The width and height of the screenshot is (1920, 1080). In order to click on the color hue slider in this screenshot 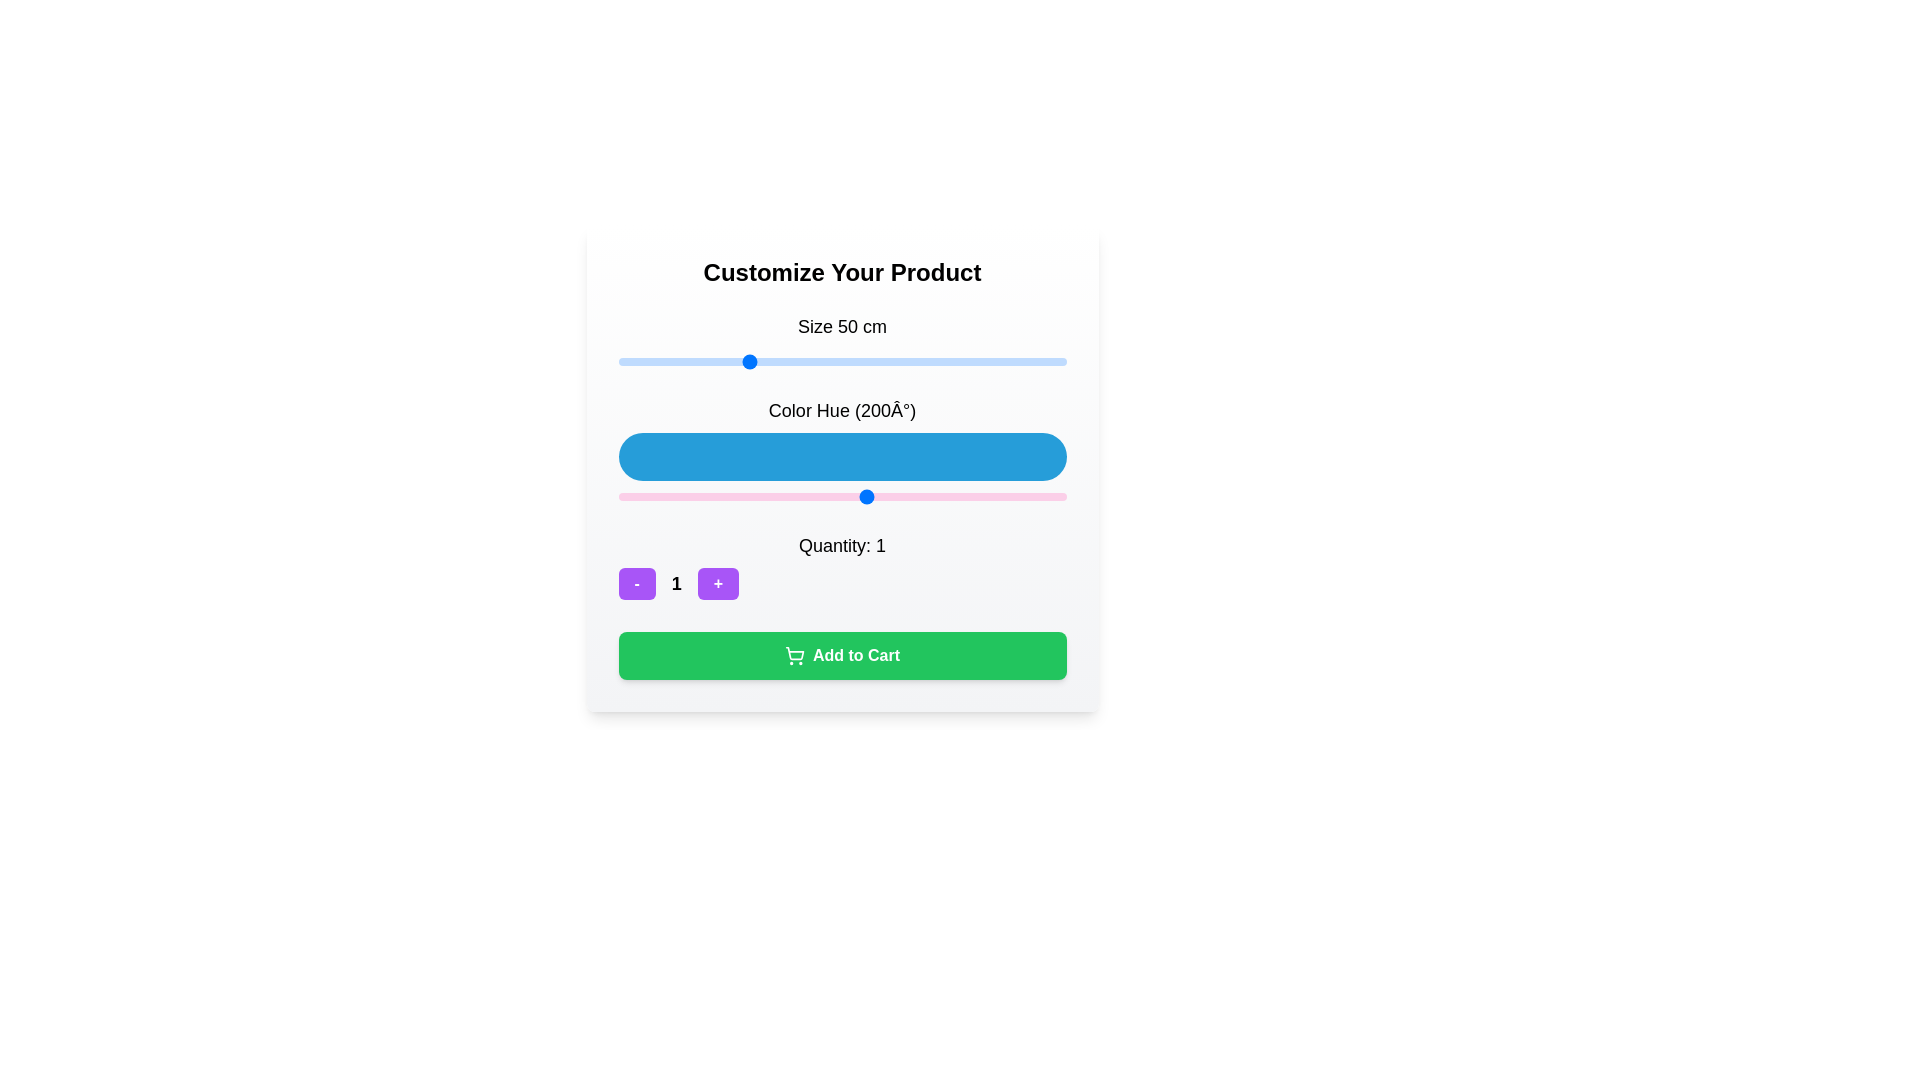, I will do `click(634, 496)`.